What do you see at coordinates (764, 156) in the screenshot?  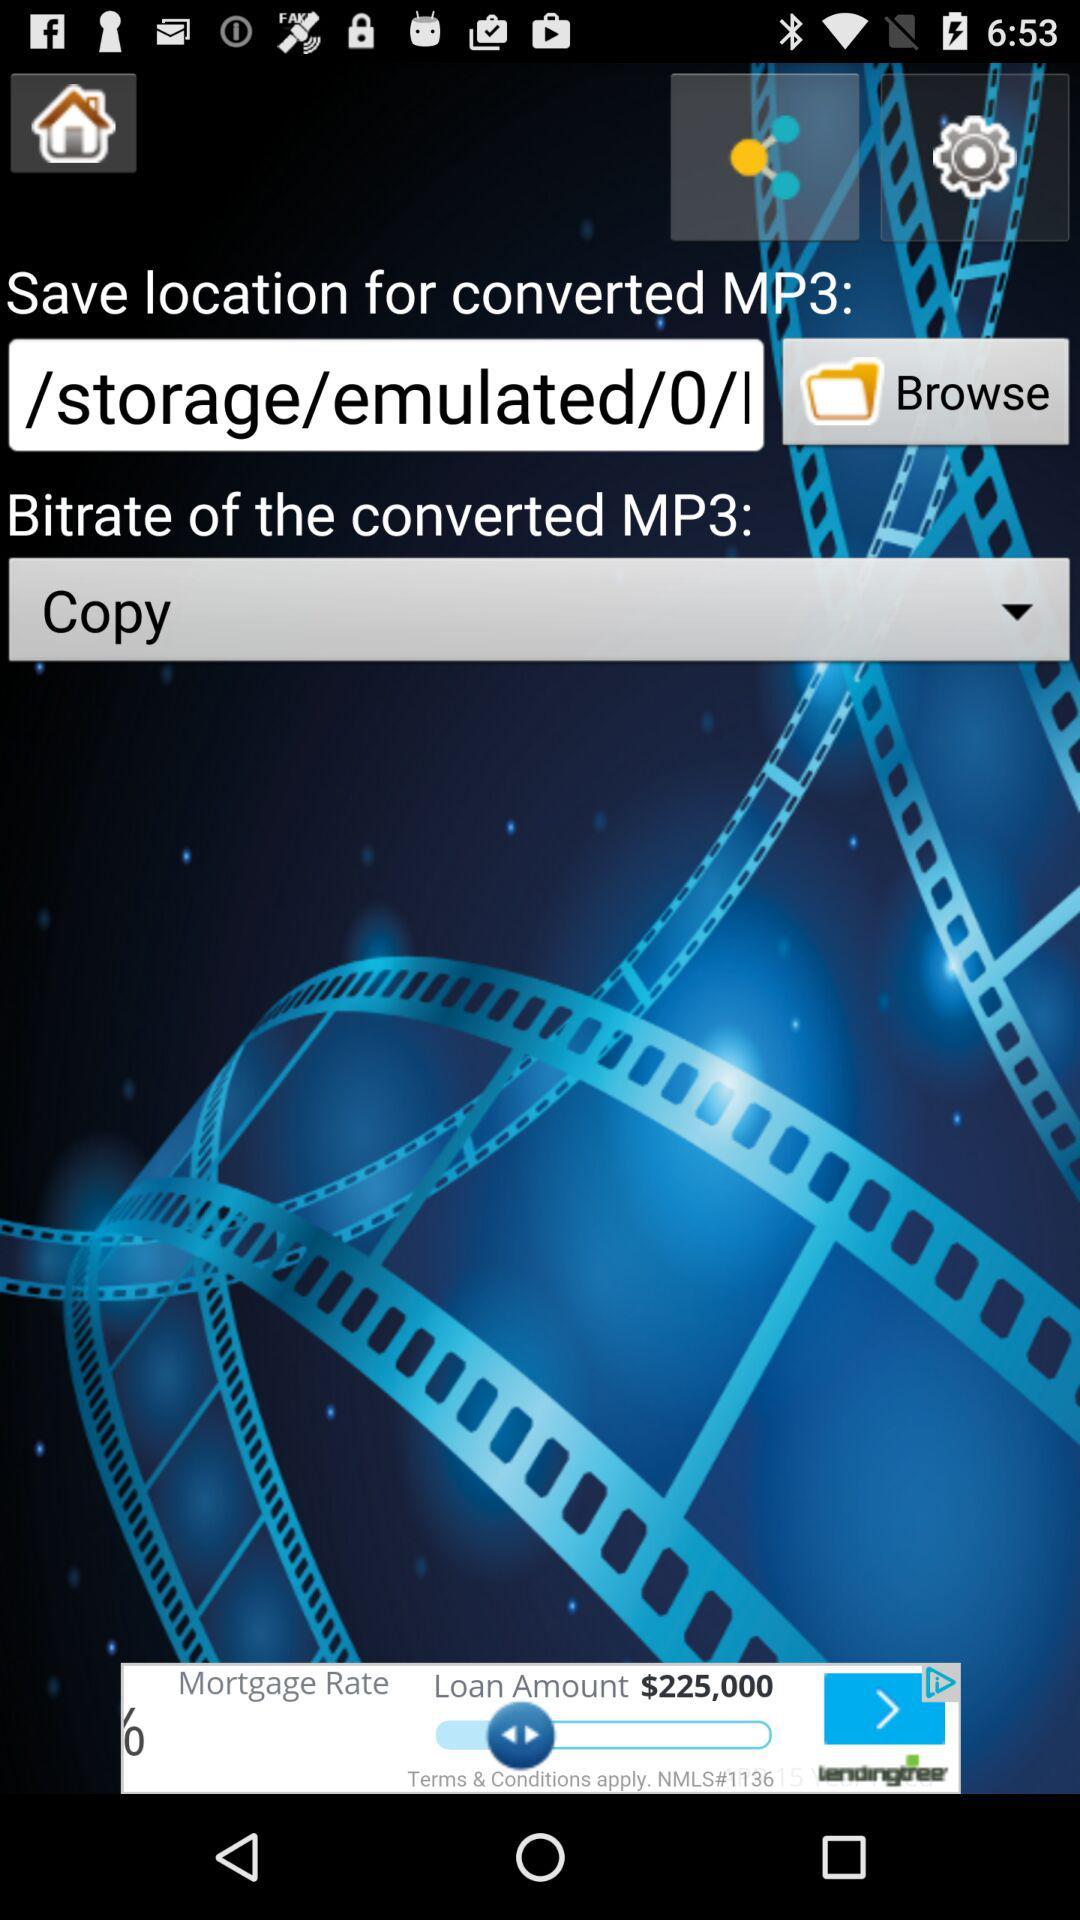 I see `share mp3` at bounding box center [764, 156].